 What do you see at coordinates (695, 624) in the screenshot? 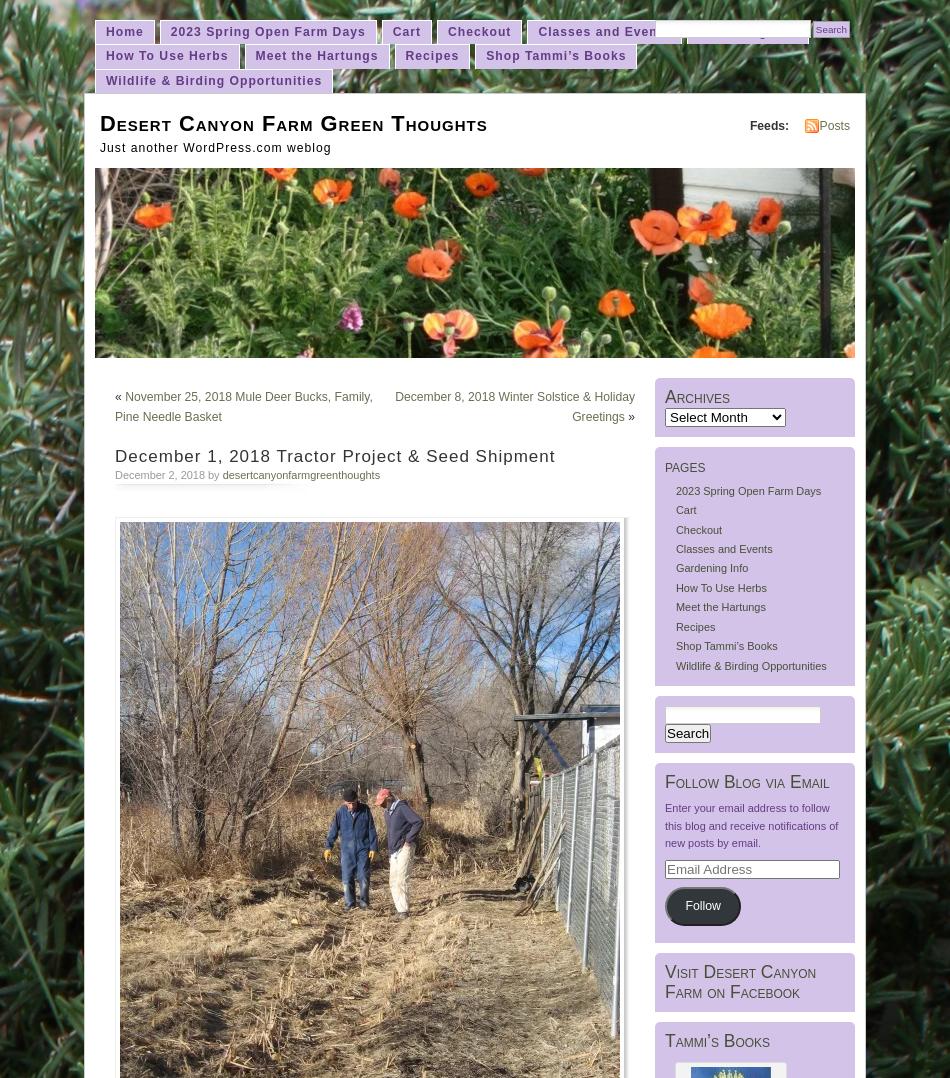
I see `'Recipes'` at bounding box center [695, 624].